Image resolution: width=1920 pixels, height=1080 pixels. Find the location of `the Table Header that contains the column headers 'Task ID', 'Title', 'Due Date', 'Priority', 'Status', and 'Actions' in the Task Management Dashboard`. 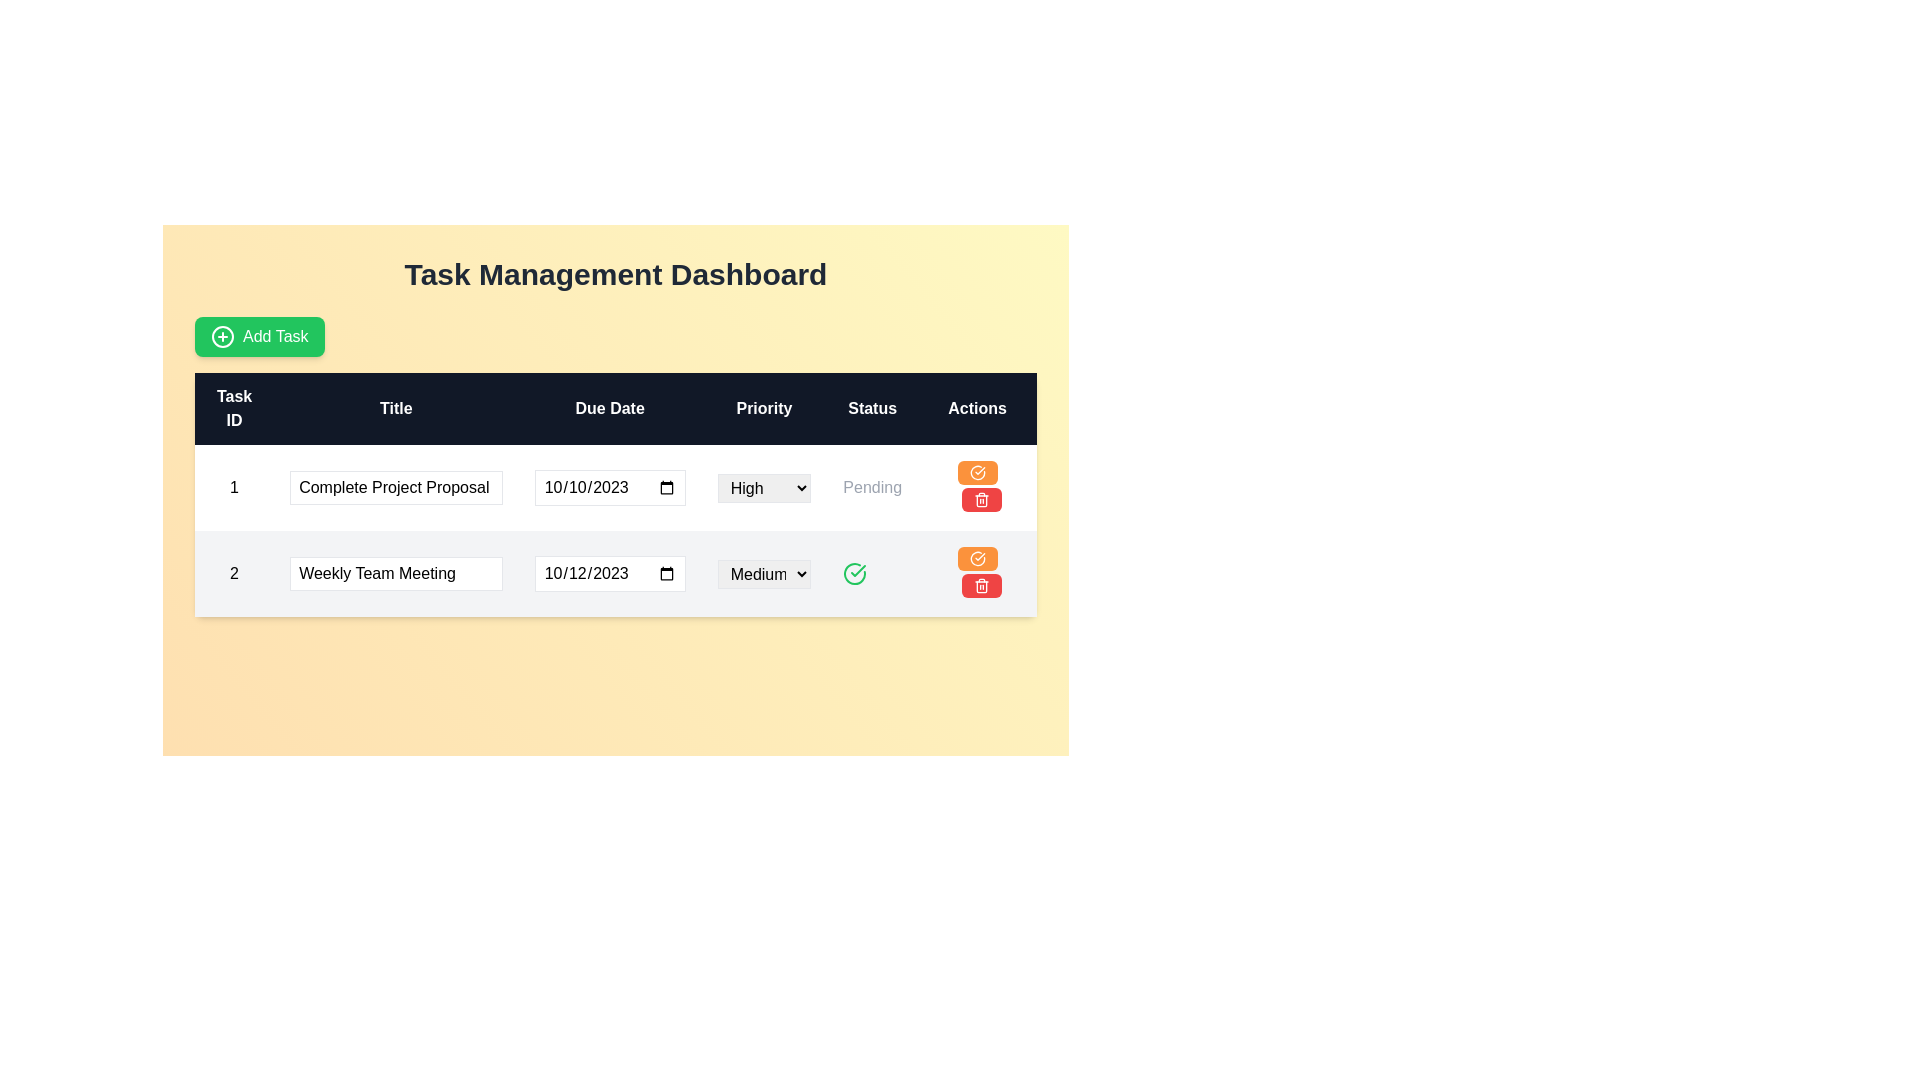

the Table Header that contains the column headers 'Task ID', 'Title', 'Due Date', 'Priority', 'Status', and 'Actions' in the Task Management Dashboard is located at coordinates (614, 407).